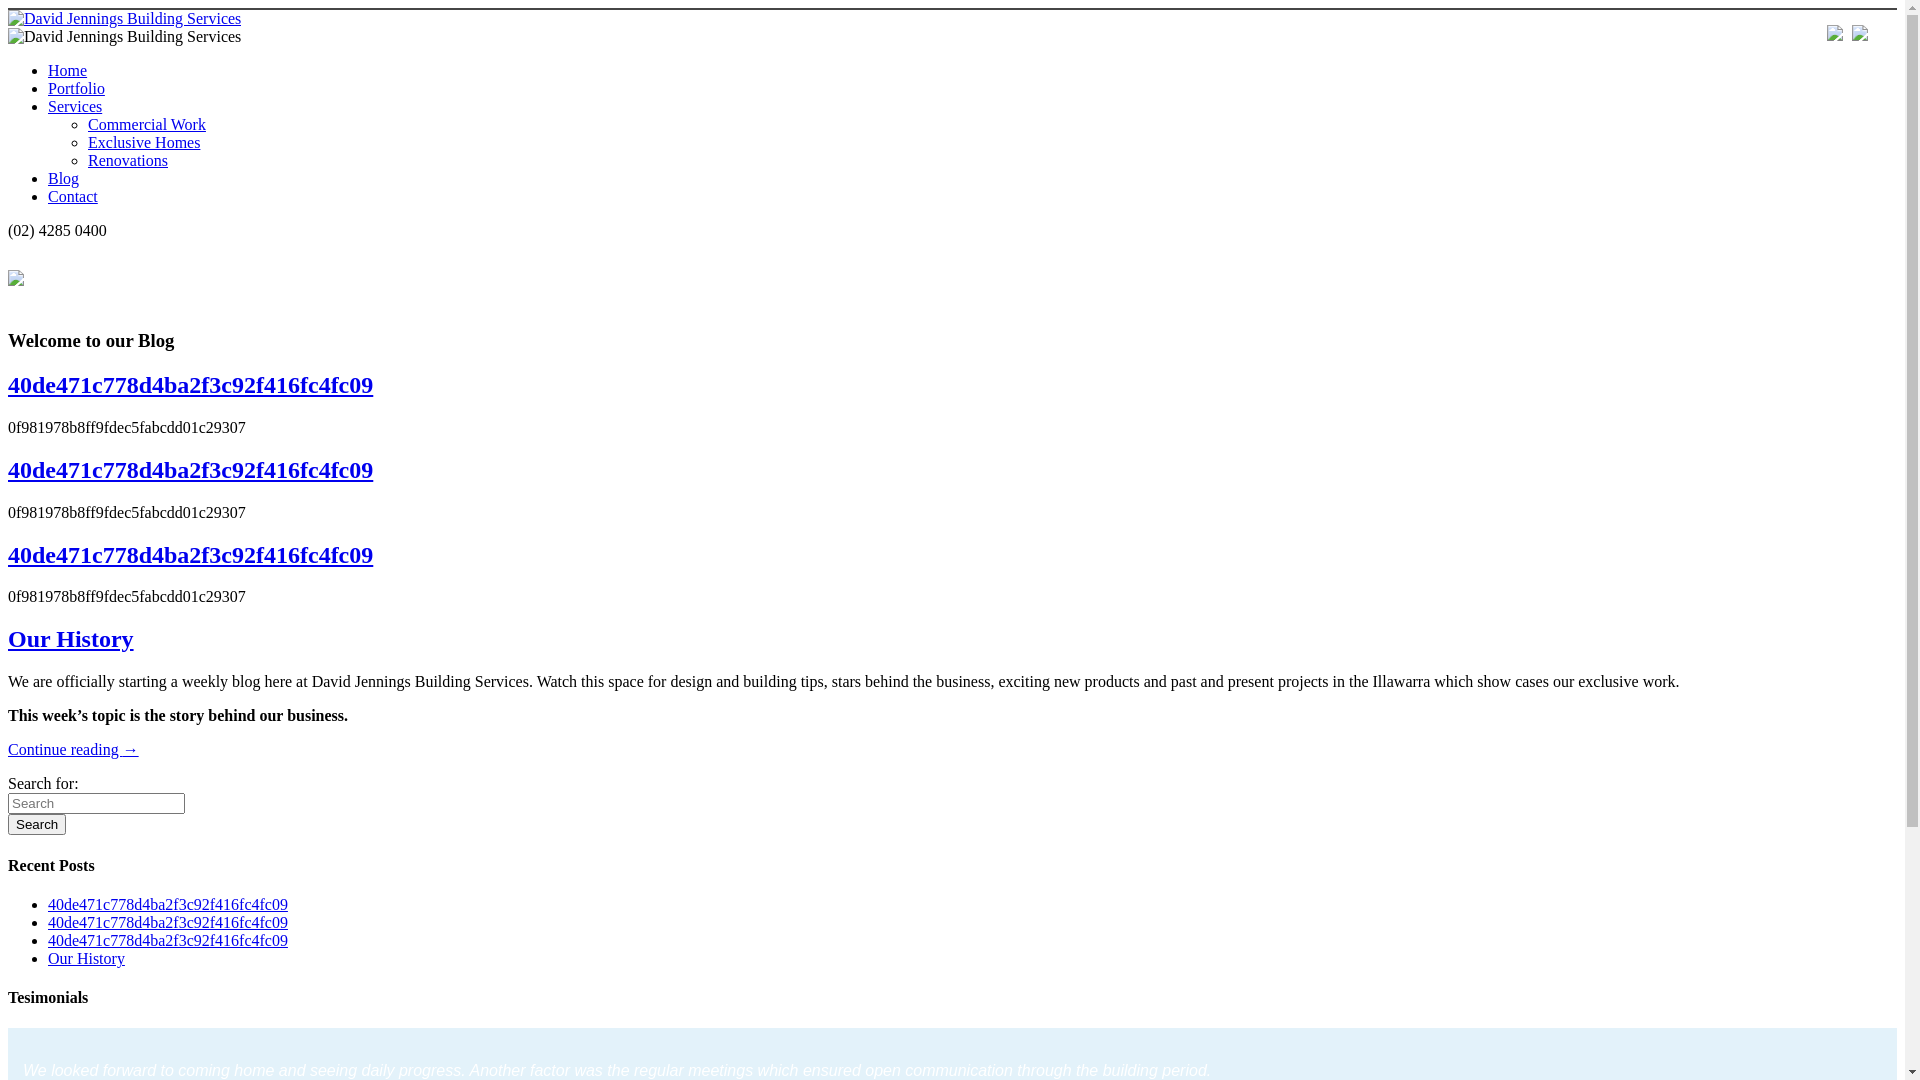 Image resolution: width=1920 pixels, height=1080 pixels. What do you see at coordinates (8, 639) in the screenshot?
I see `'Our History'` at bounding box center [8, 639].